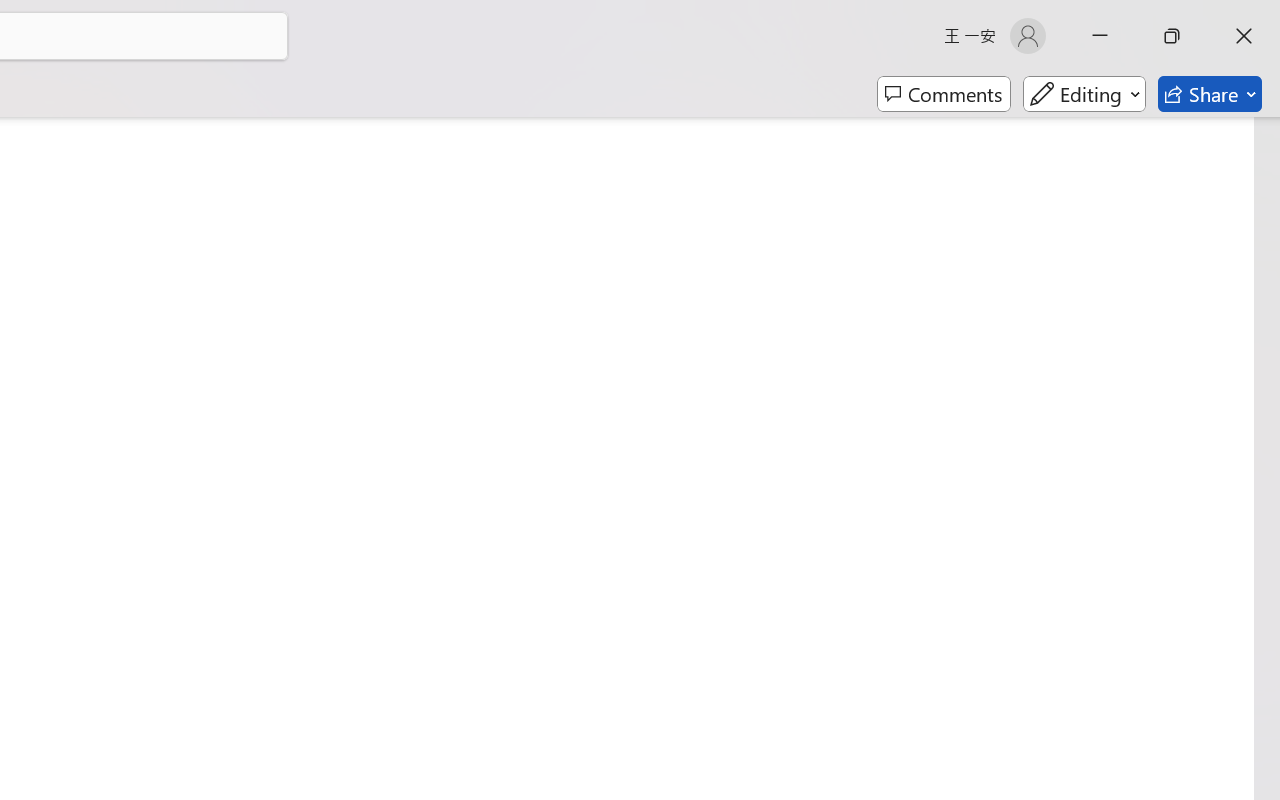  What do you see at coordinates (1083, 94) in the screenshot?
I see `'Mode'` at bounding box center [1083, 94].